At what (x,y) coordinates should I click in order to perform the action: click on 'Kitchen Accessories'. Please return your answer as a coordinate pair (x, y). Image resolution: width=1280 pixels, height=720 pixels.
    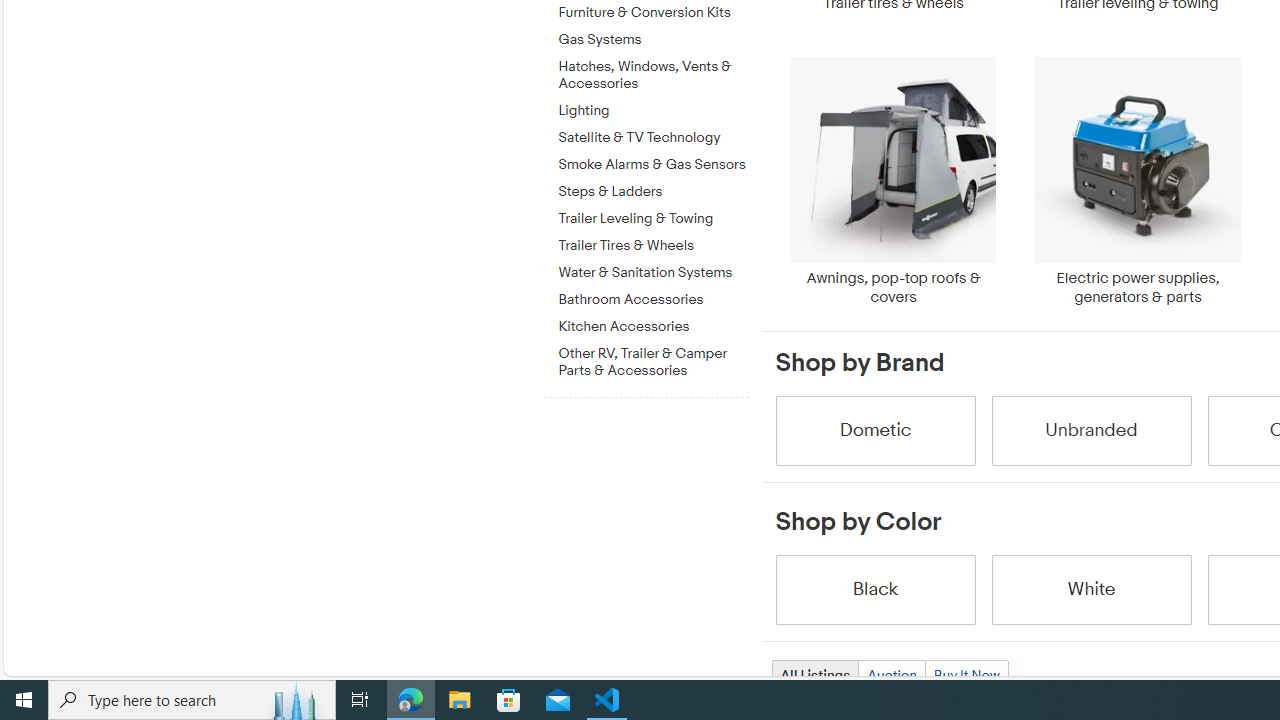
    Looking at the image, I should click on (653, 322).